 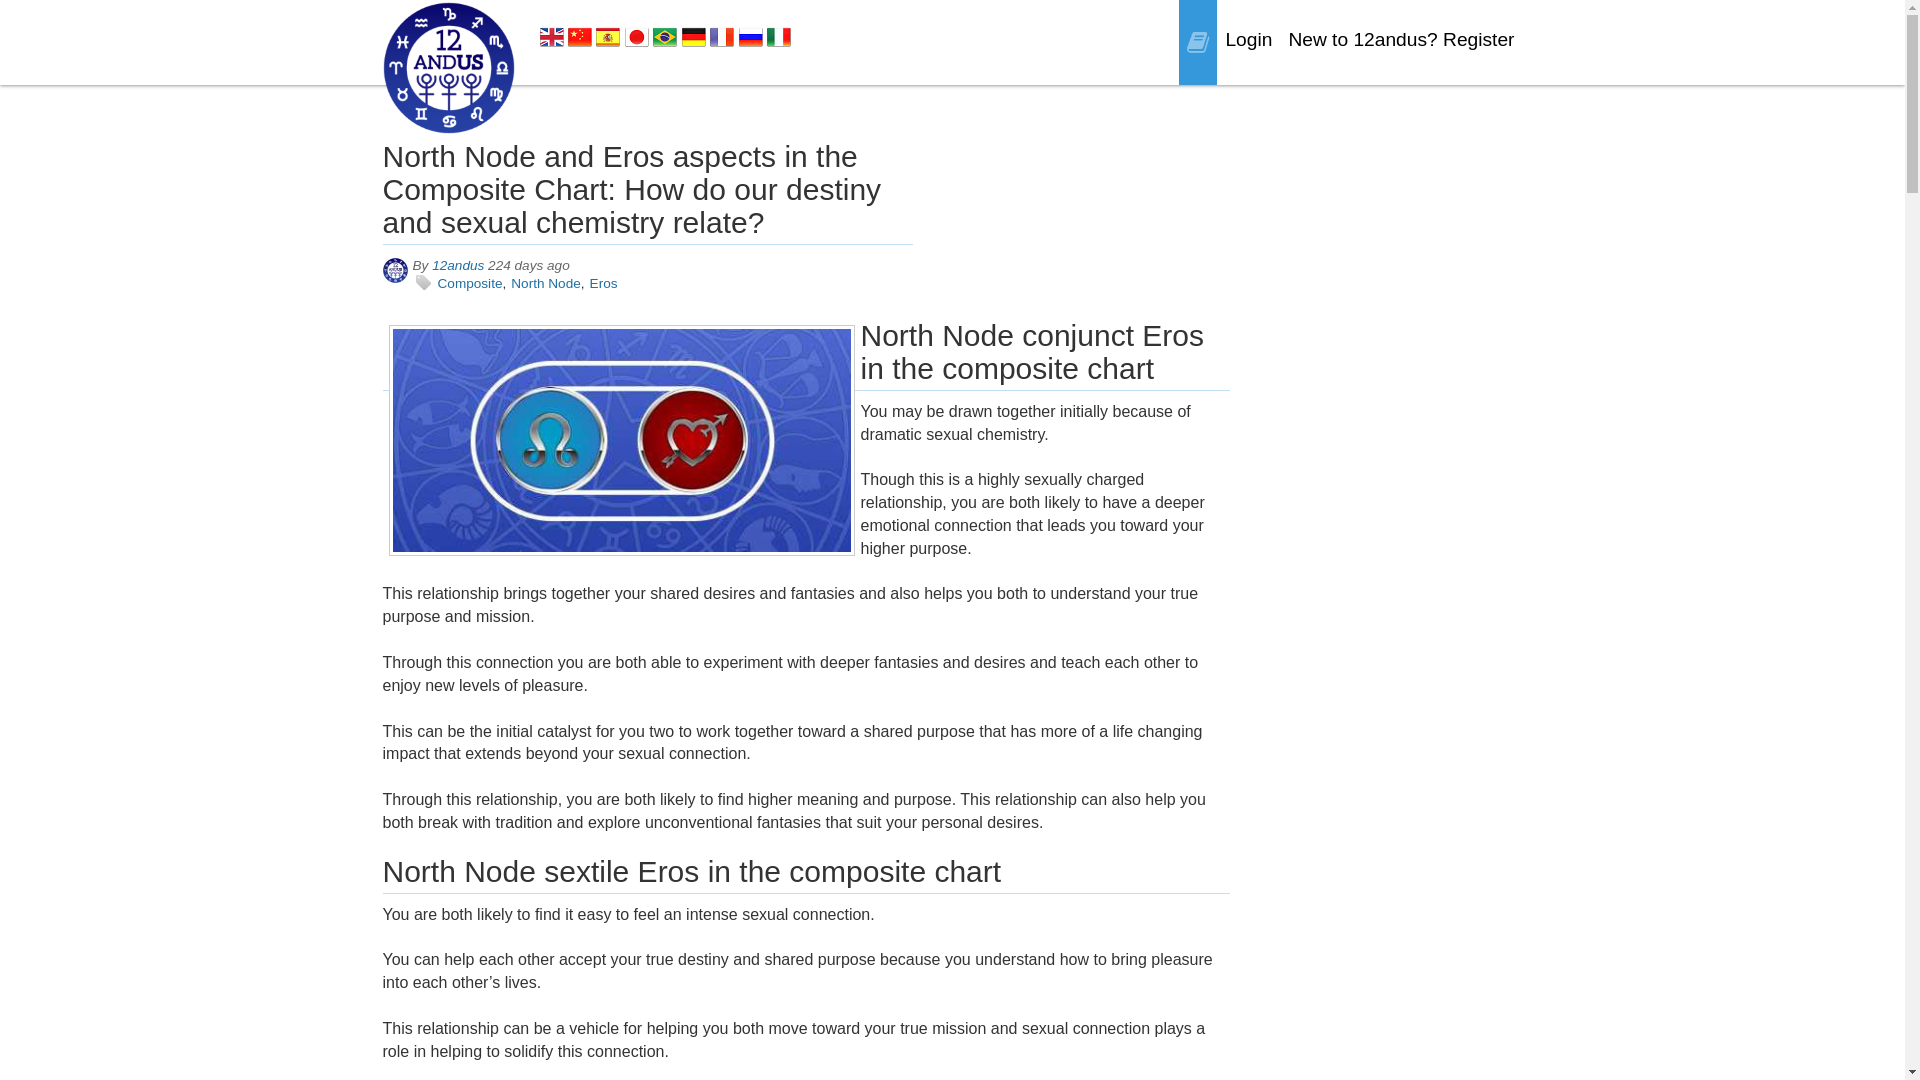 What do you see at coordinates (456, 264) in the screenshot?
I see `'12andus'` at bounding box center [456, 264].